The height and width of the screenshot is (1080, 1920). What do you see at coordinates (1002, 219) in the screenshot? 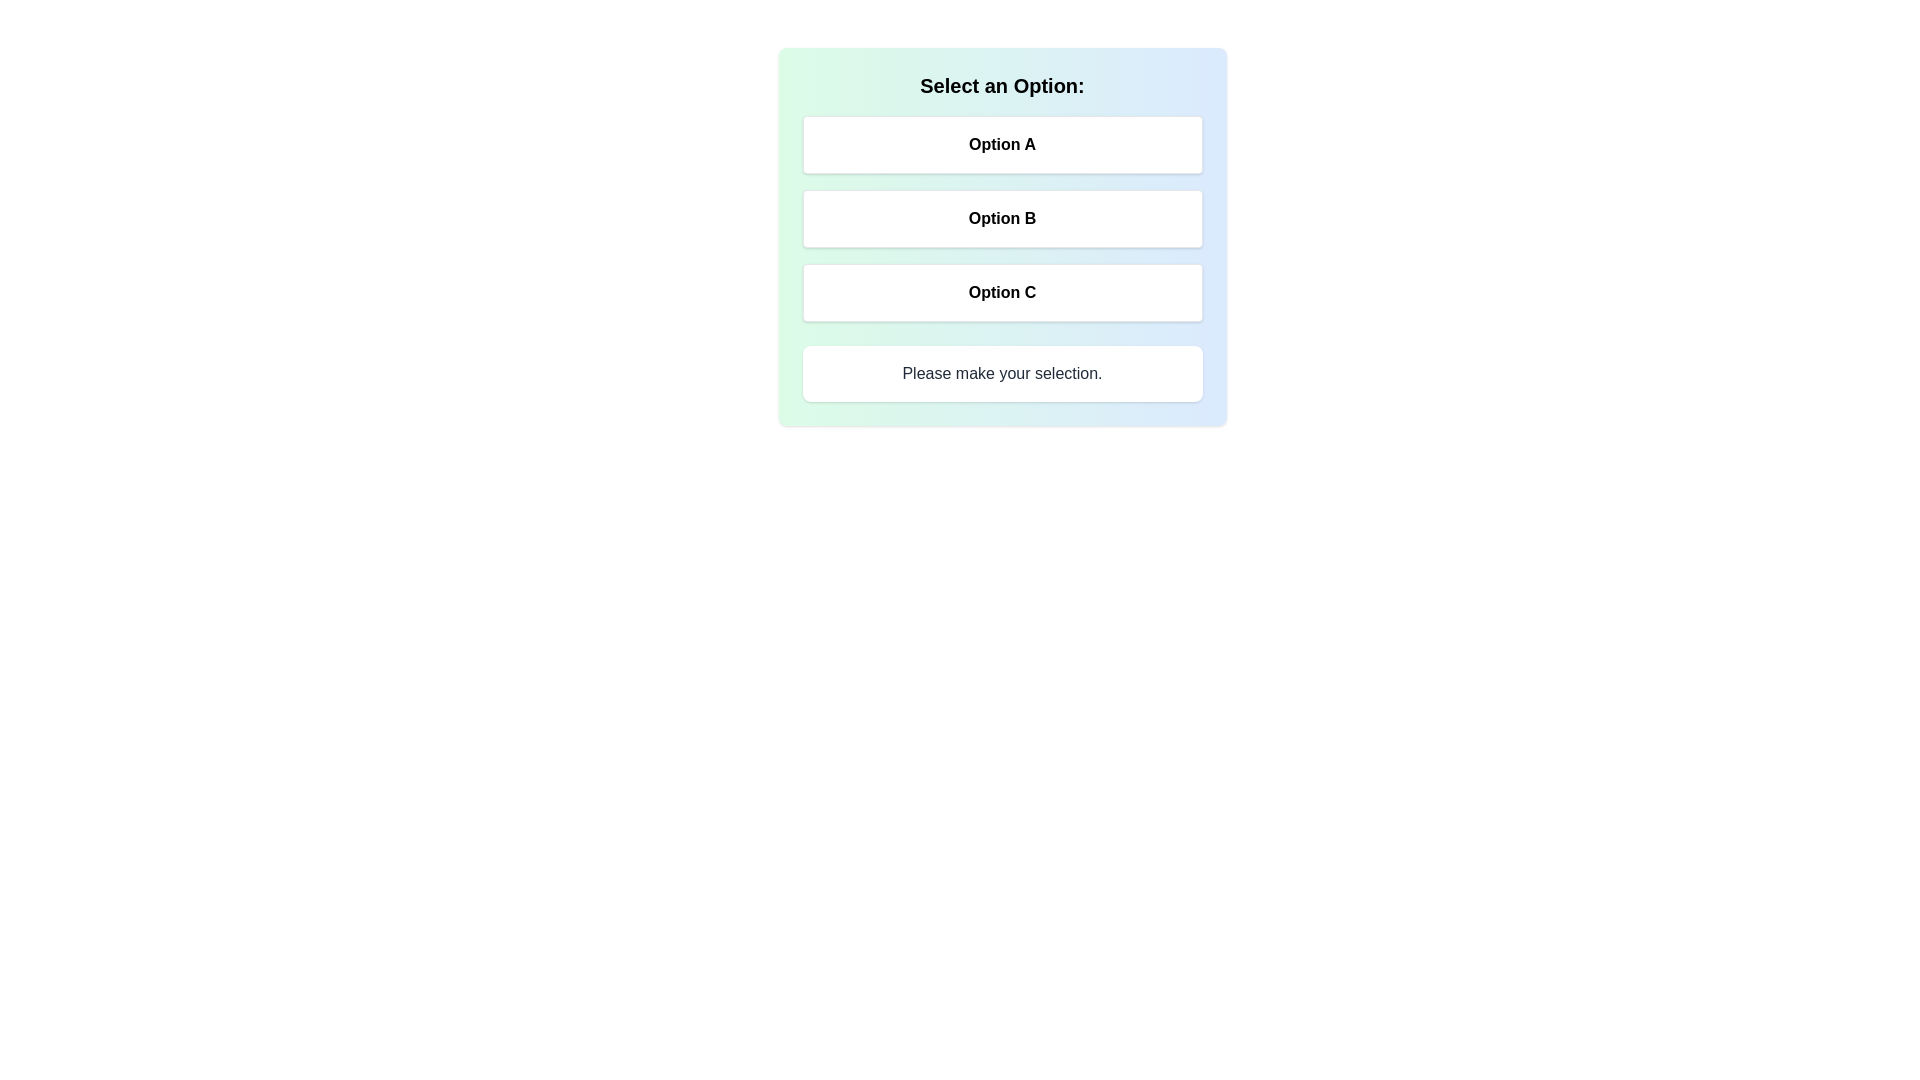
I see `the selectable item block located beneath the 'Select an Option:' heading to observe any hover effects` at bounding box center [1002, 219].